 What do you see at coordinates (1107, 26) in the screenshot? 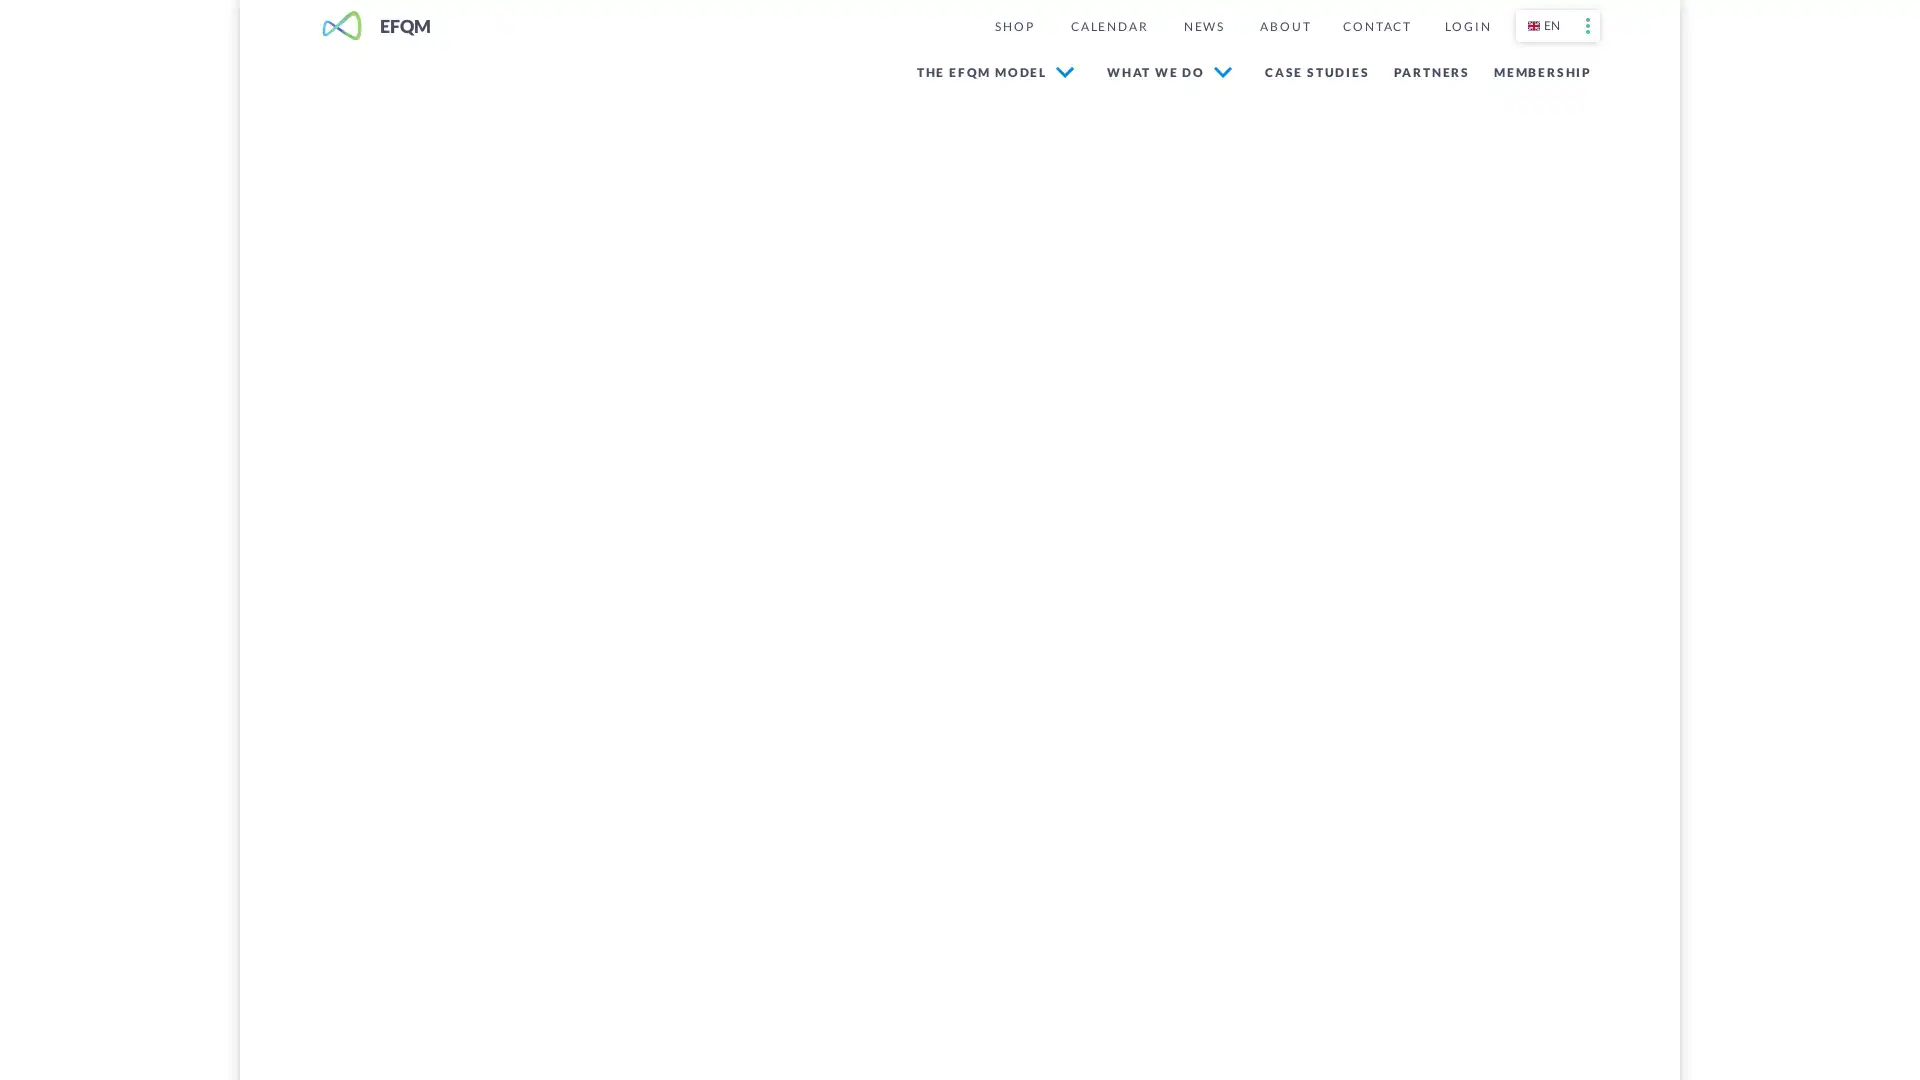
I see `CALENDAR` at bounding box center [1107, 26].